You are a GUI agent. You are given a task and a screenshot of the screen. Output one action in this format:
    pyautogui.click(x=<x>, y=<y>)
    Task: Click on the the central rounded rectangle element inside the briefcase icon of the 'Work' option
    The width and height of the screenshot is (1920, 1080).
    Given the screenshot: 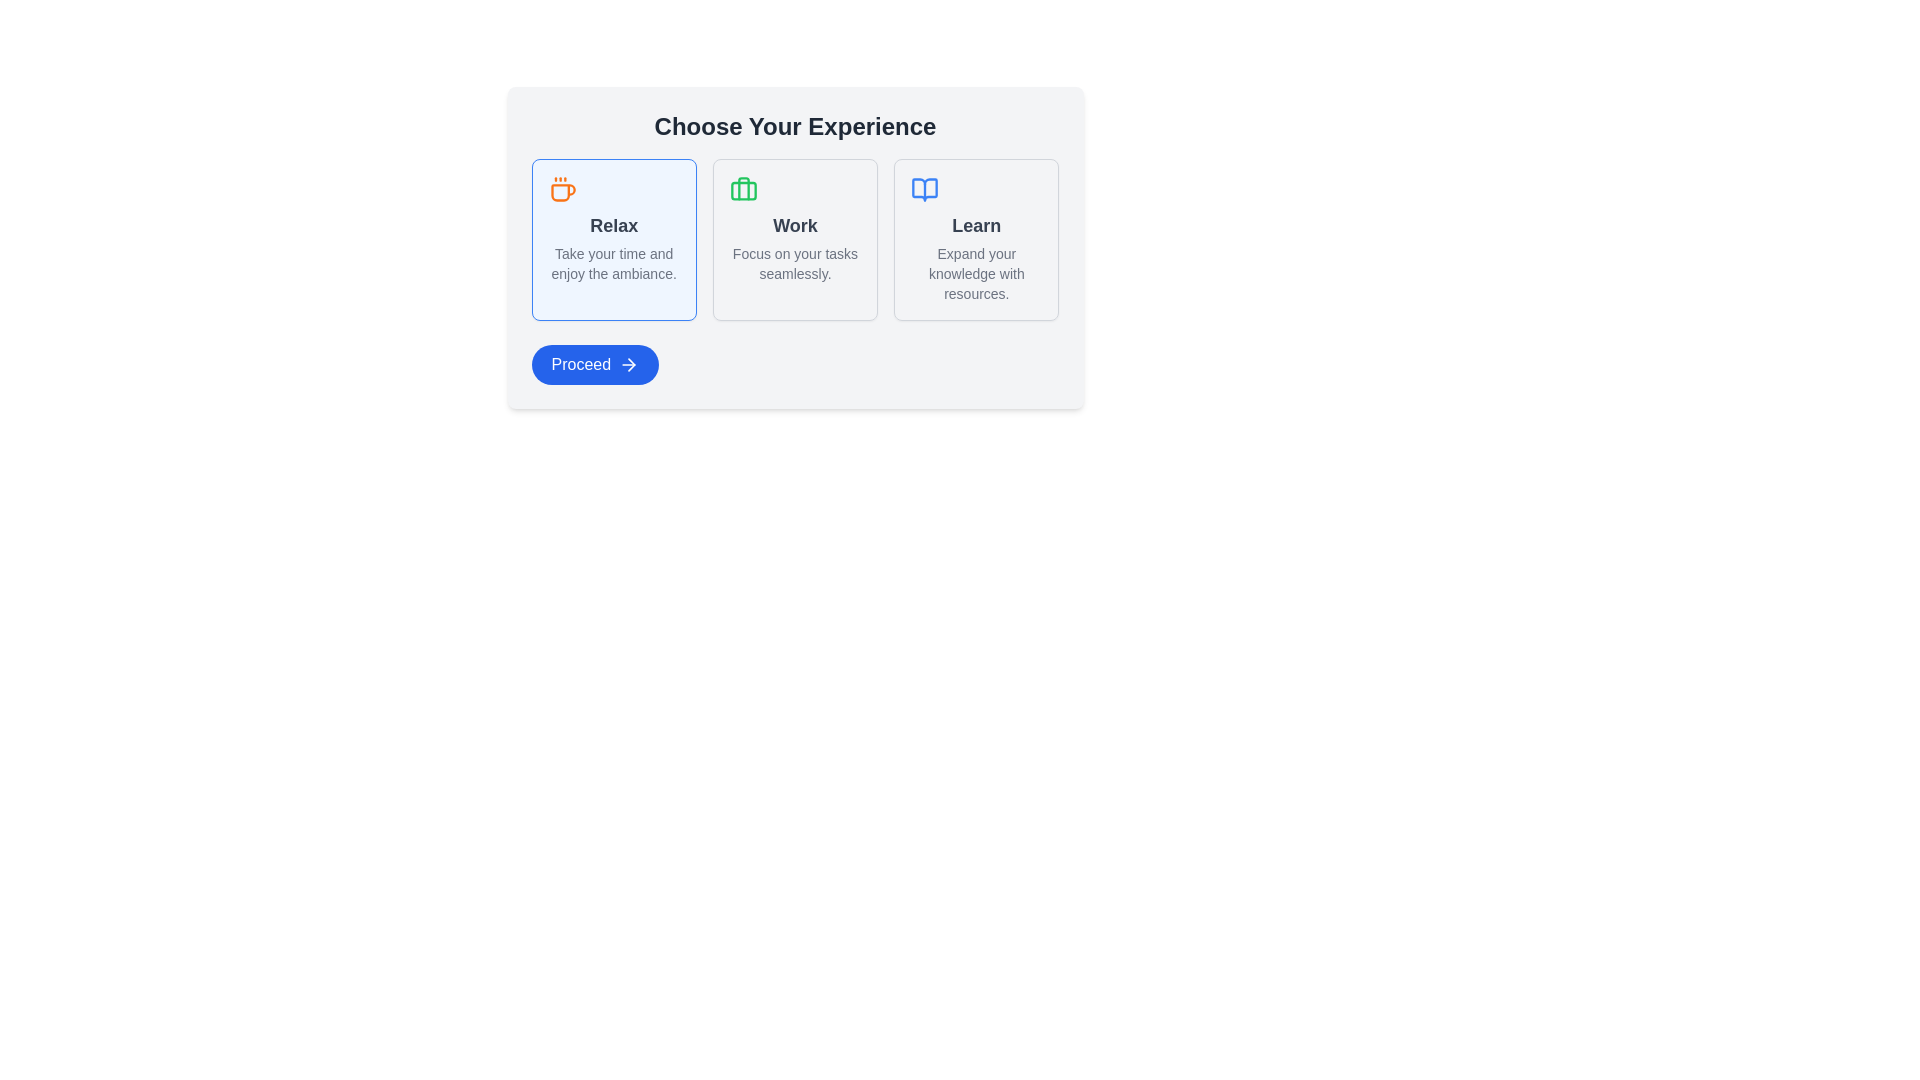 What is the action you would take?
    pyautogui.click(x=742, y=191)
    